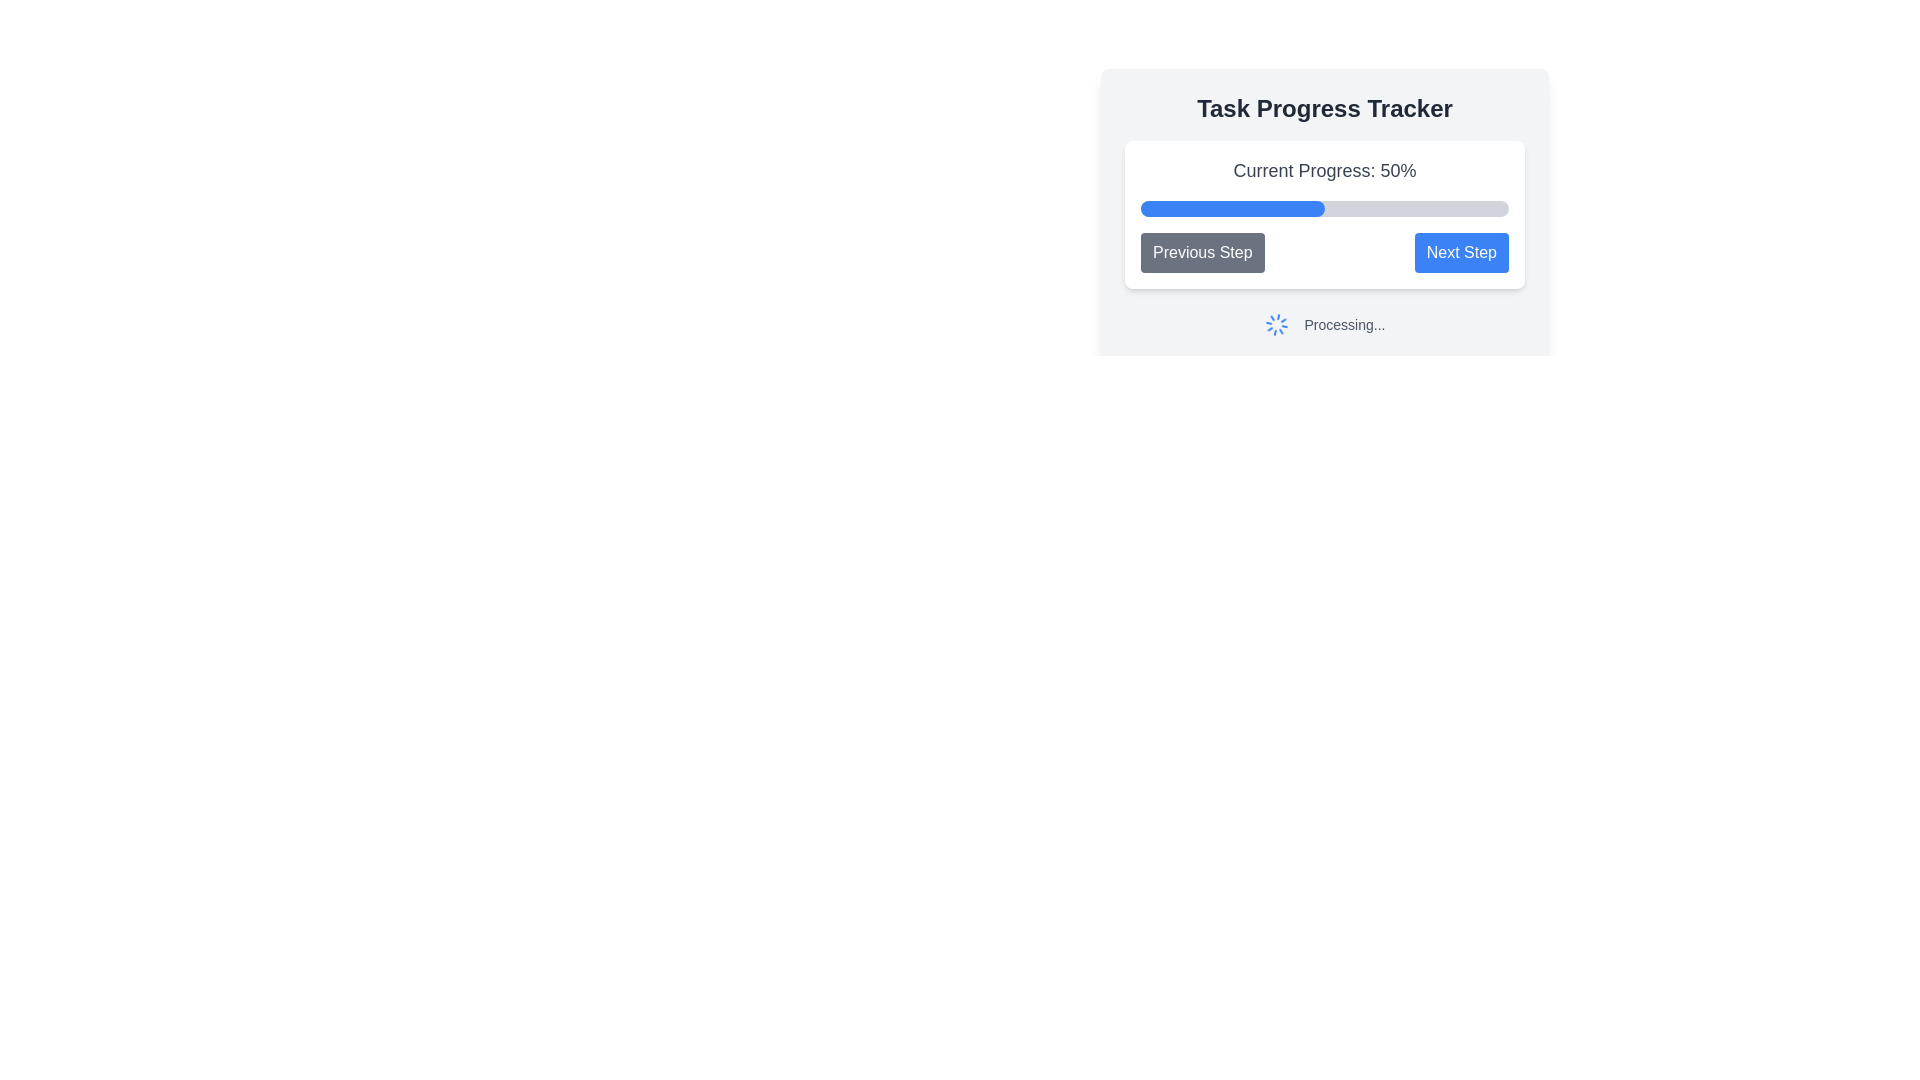  Describe the element at coordinates (1232, 208) in the screenshot. I see `the filled segment of the progress bar located under the text 'Current Progress: 50%' in the 'Task Progress Tracker' section, which indicates a completion level of 50%` at that location.